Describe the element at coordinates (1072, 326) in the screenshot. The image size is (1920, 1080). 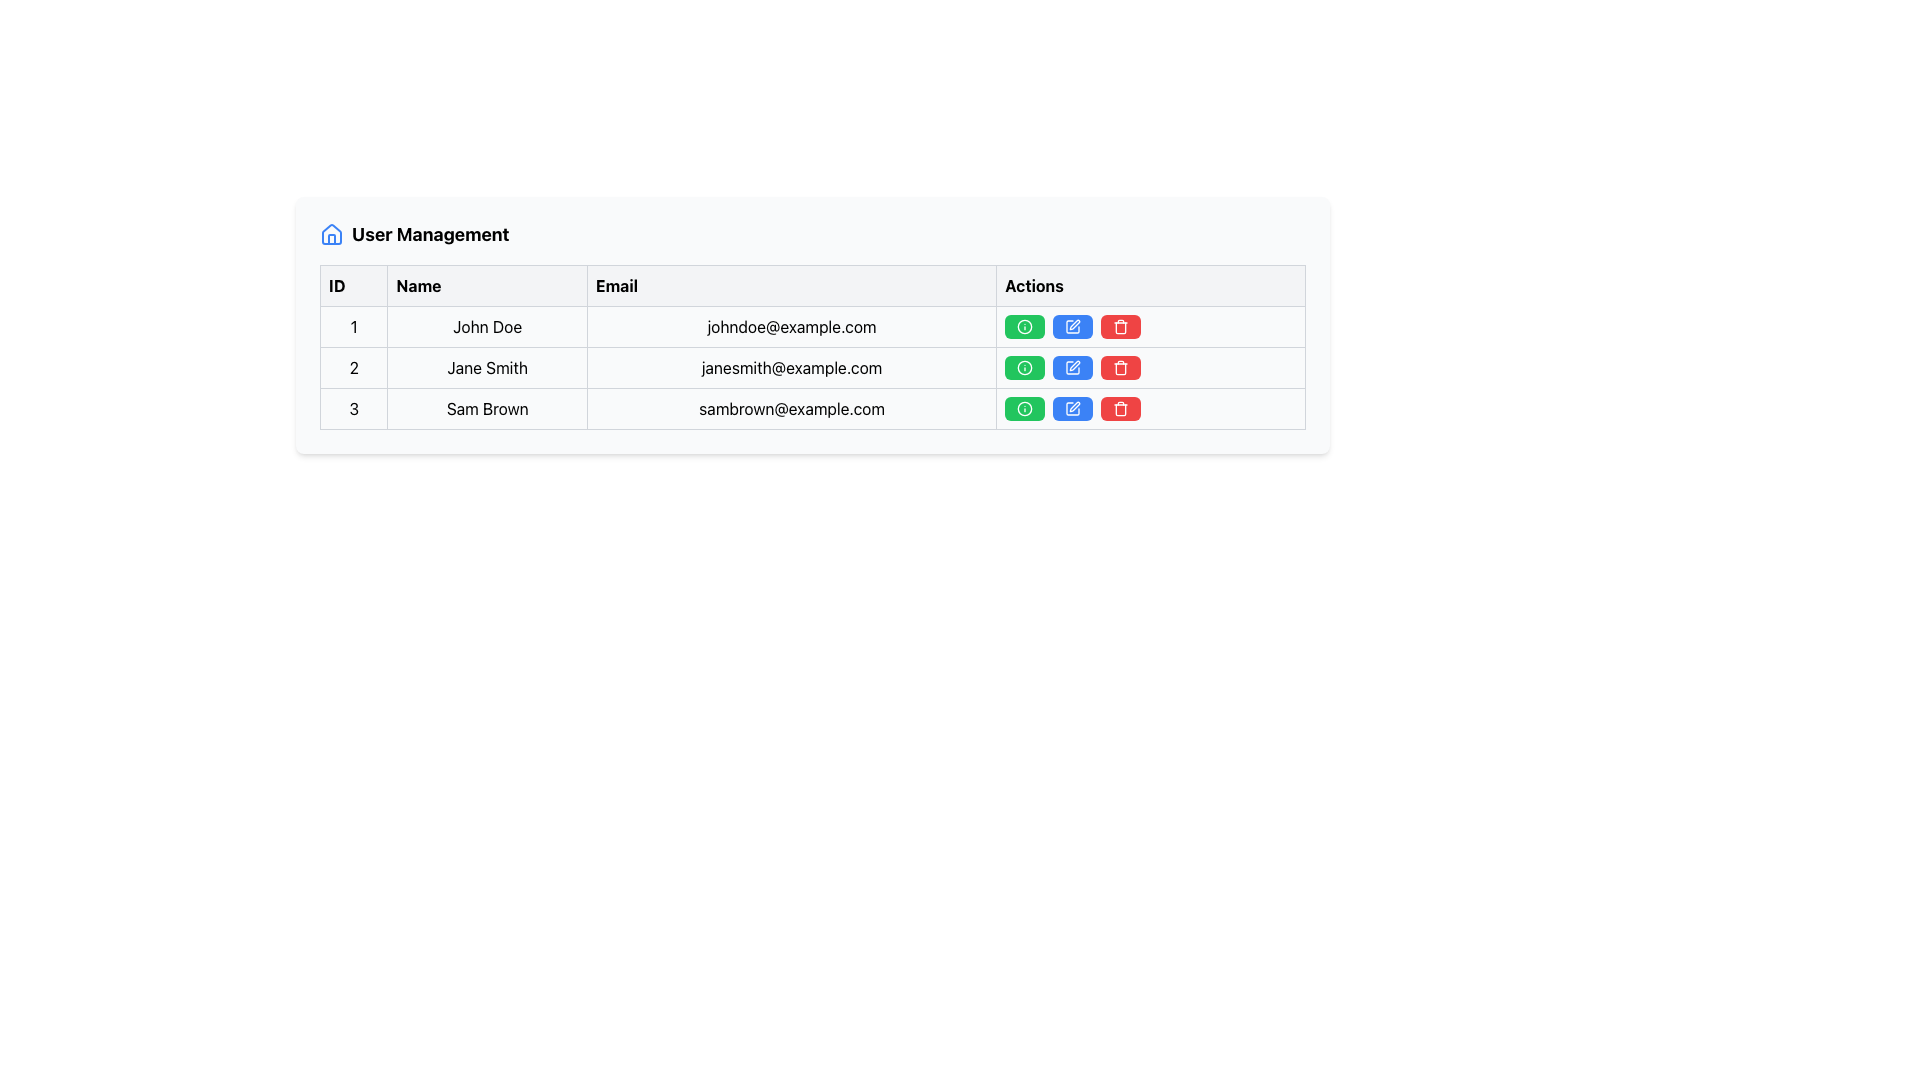
I see `the edit button located in the 'Actions' column, second position among the action buttons of the first row, to initiate the edit function` at that location.